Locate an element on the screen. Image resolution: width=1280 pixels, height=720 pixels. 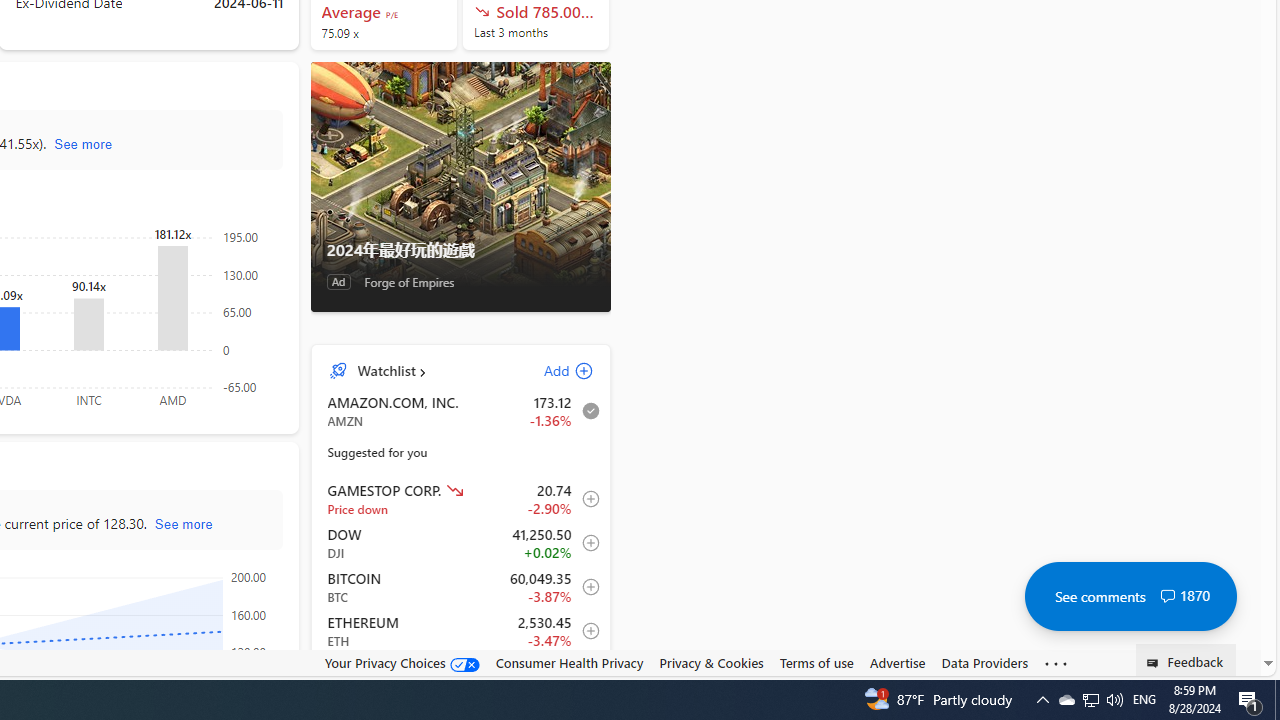
'BNB BNB decrease 543.57 -7.28 -1.34% item4' is located at coordinates (460, 675).